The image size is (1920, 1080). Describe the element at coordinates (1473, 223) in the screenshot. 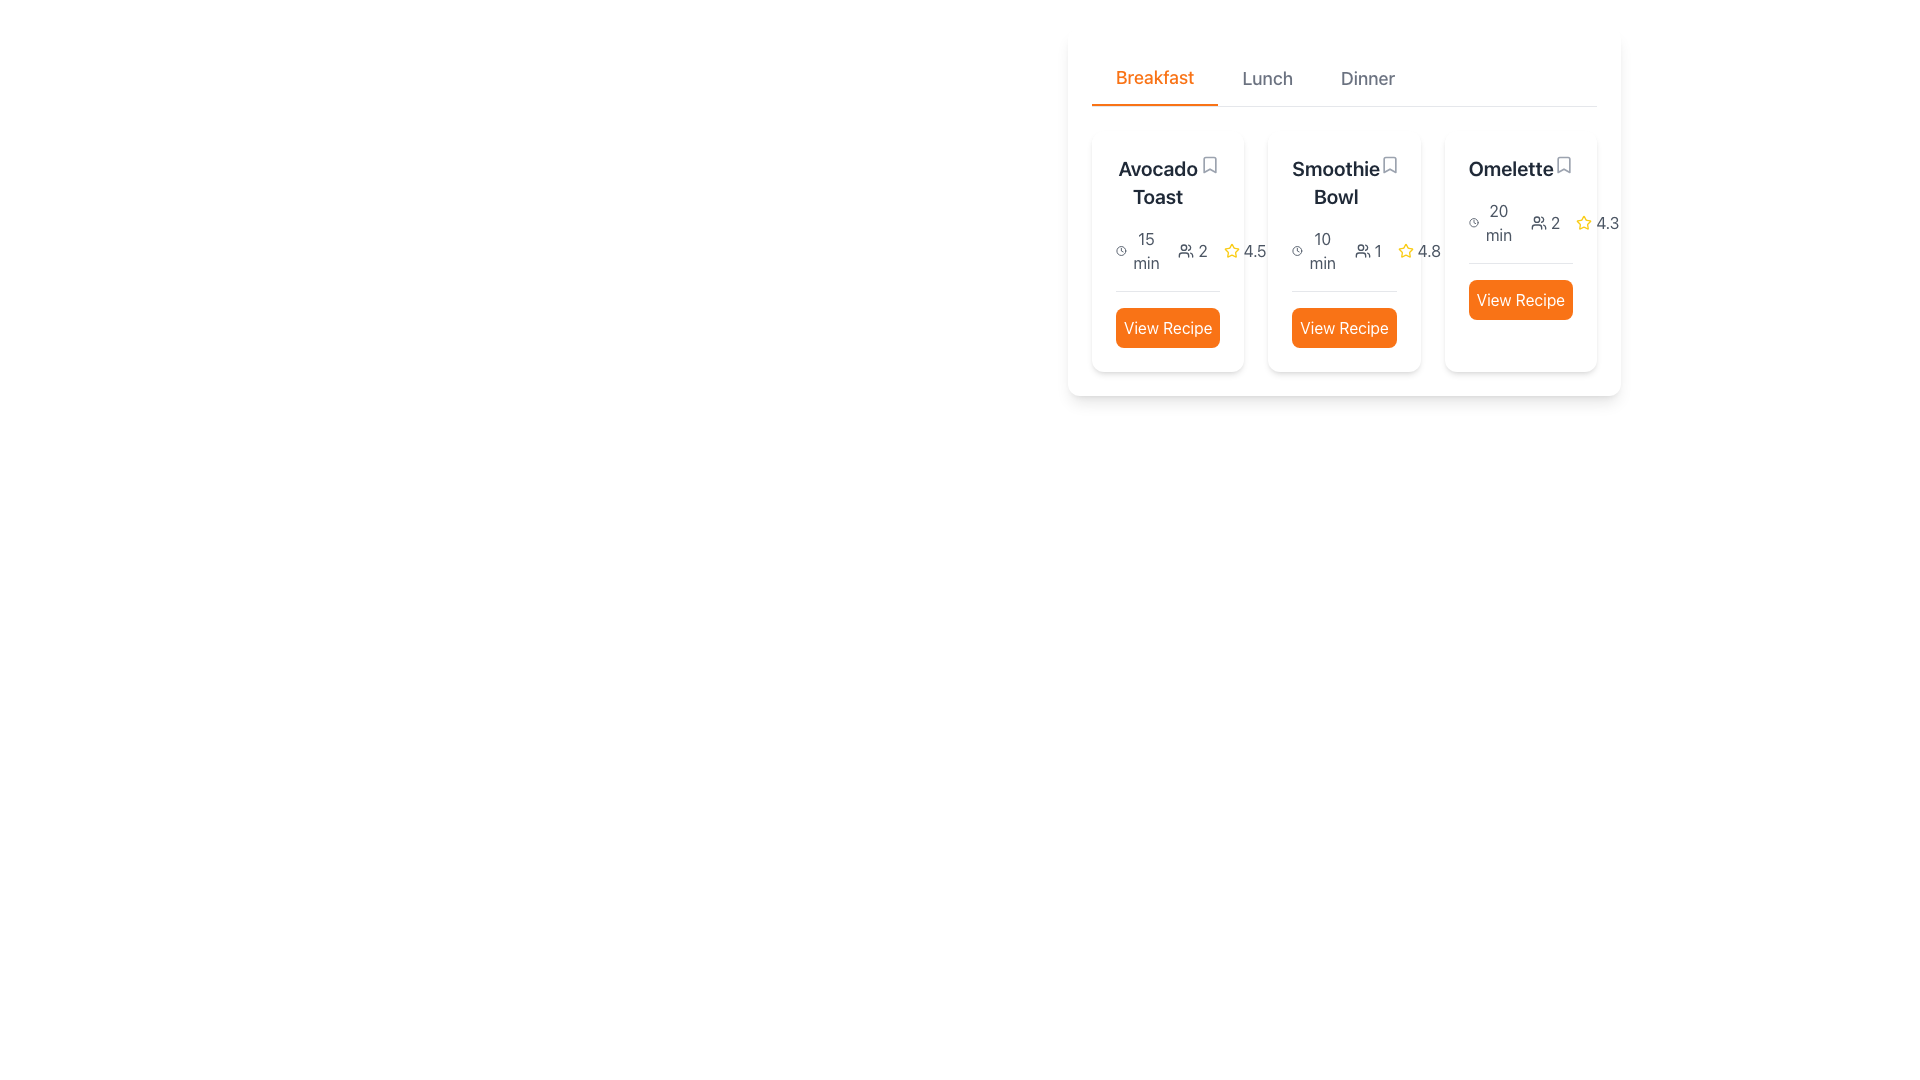

I see `the clock icon located to the left of the text '20 min' in the third card under the 'Breakfast' tab` at that location.